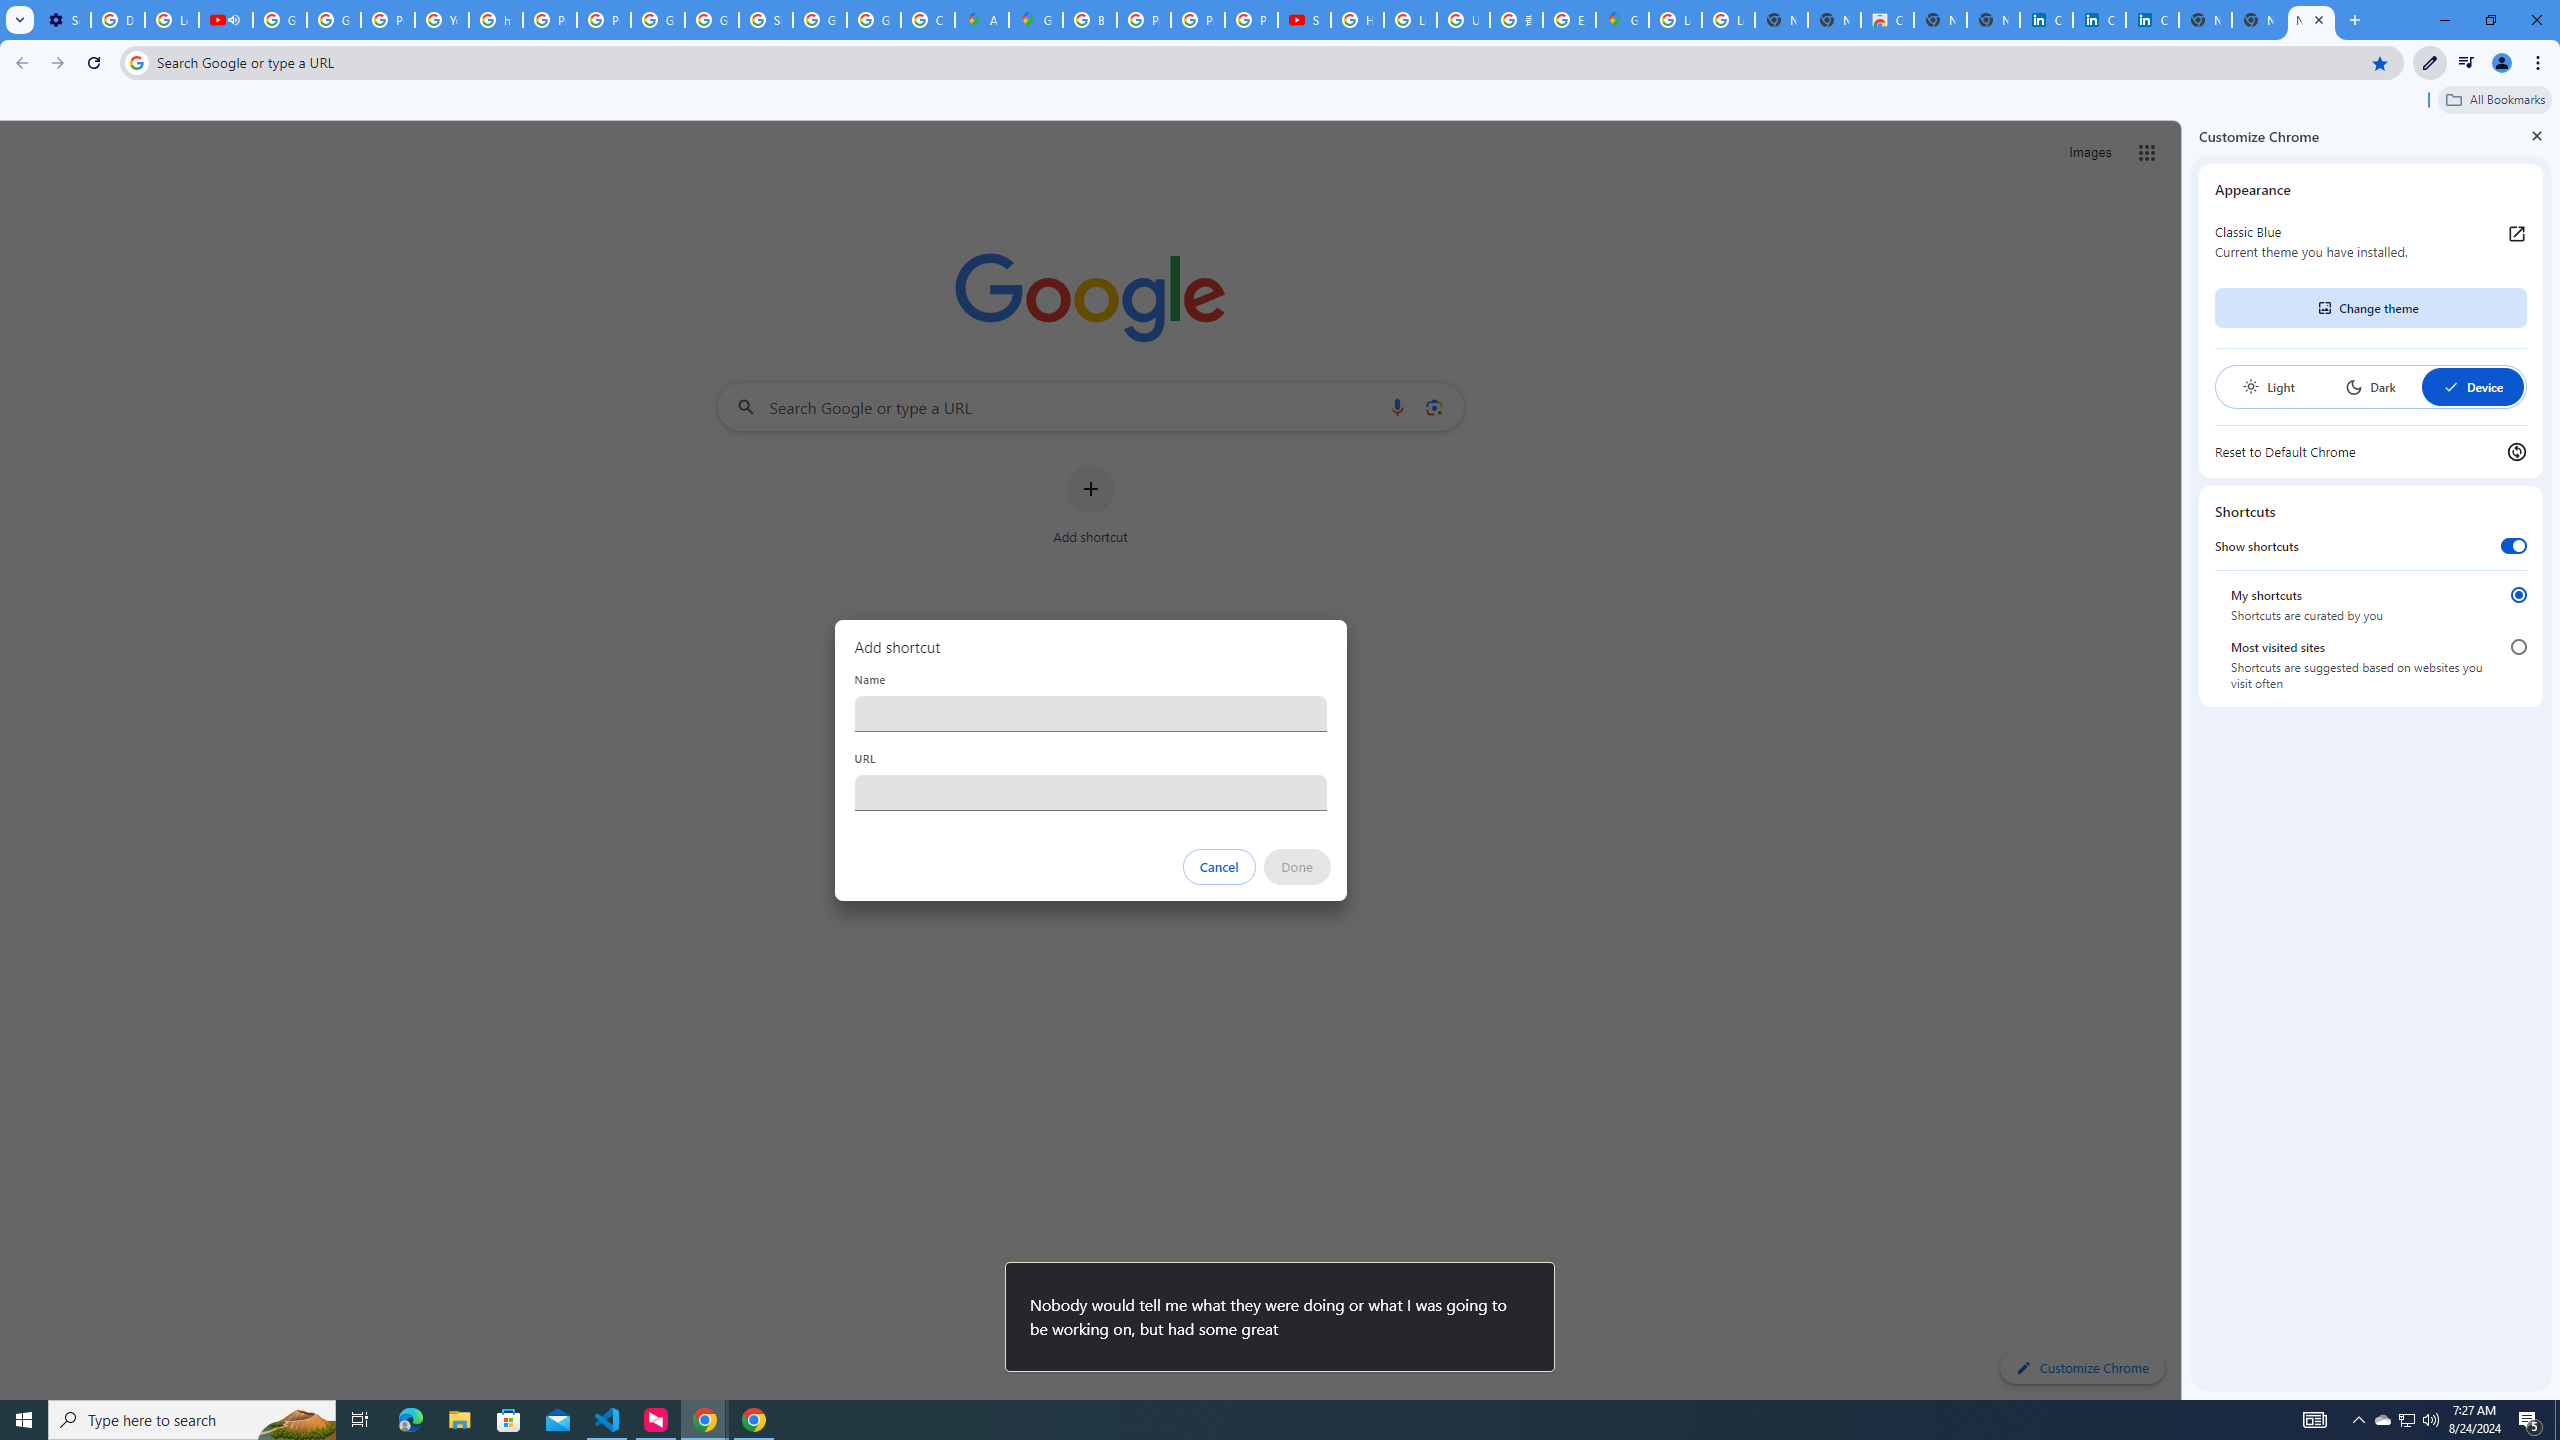  Describe the element at coordinates (1296, 866) in the screenshot. I see `'Done'` at that location.